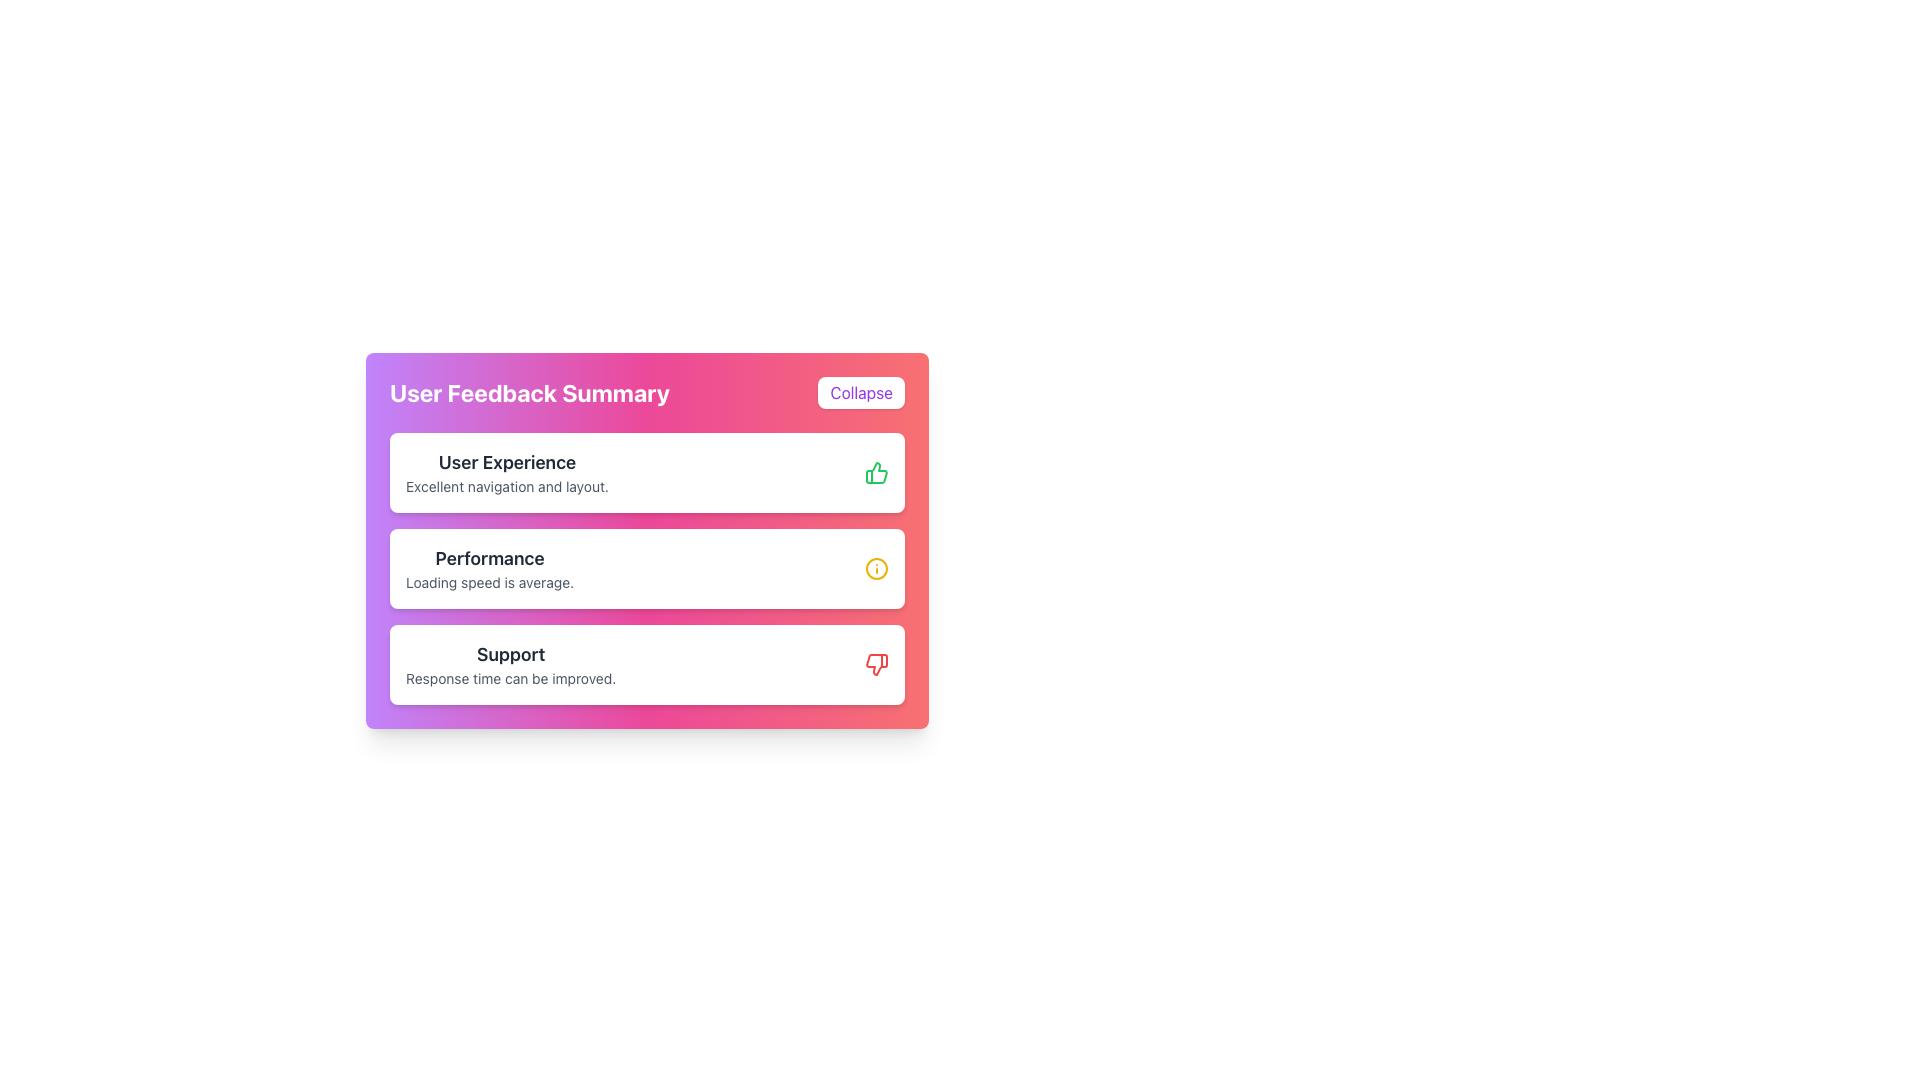 The height and width of the screenshot is (1080, 1920). I want to click on the title or header for the 'Support' feedback section, which is located in the third feedback card above the text 'Response time can be improved.', so click(511, 655).